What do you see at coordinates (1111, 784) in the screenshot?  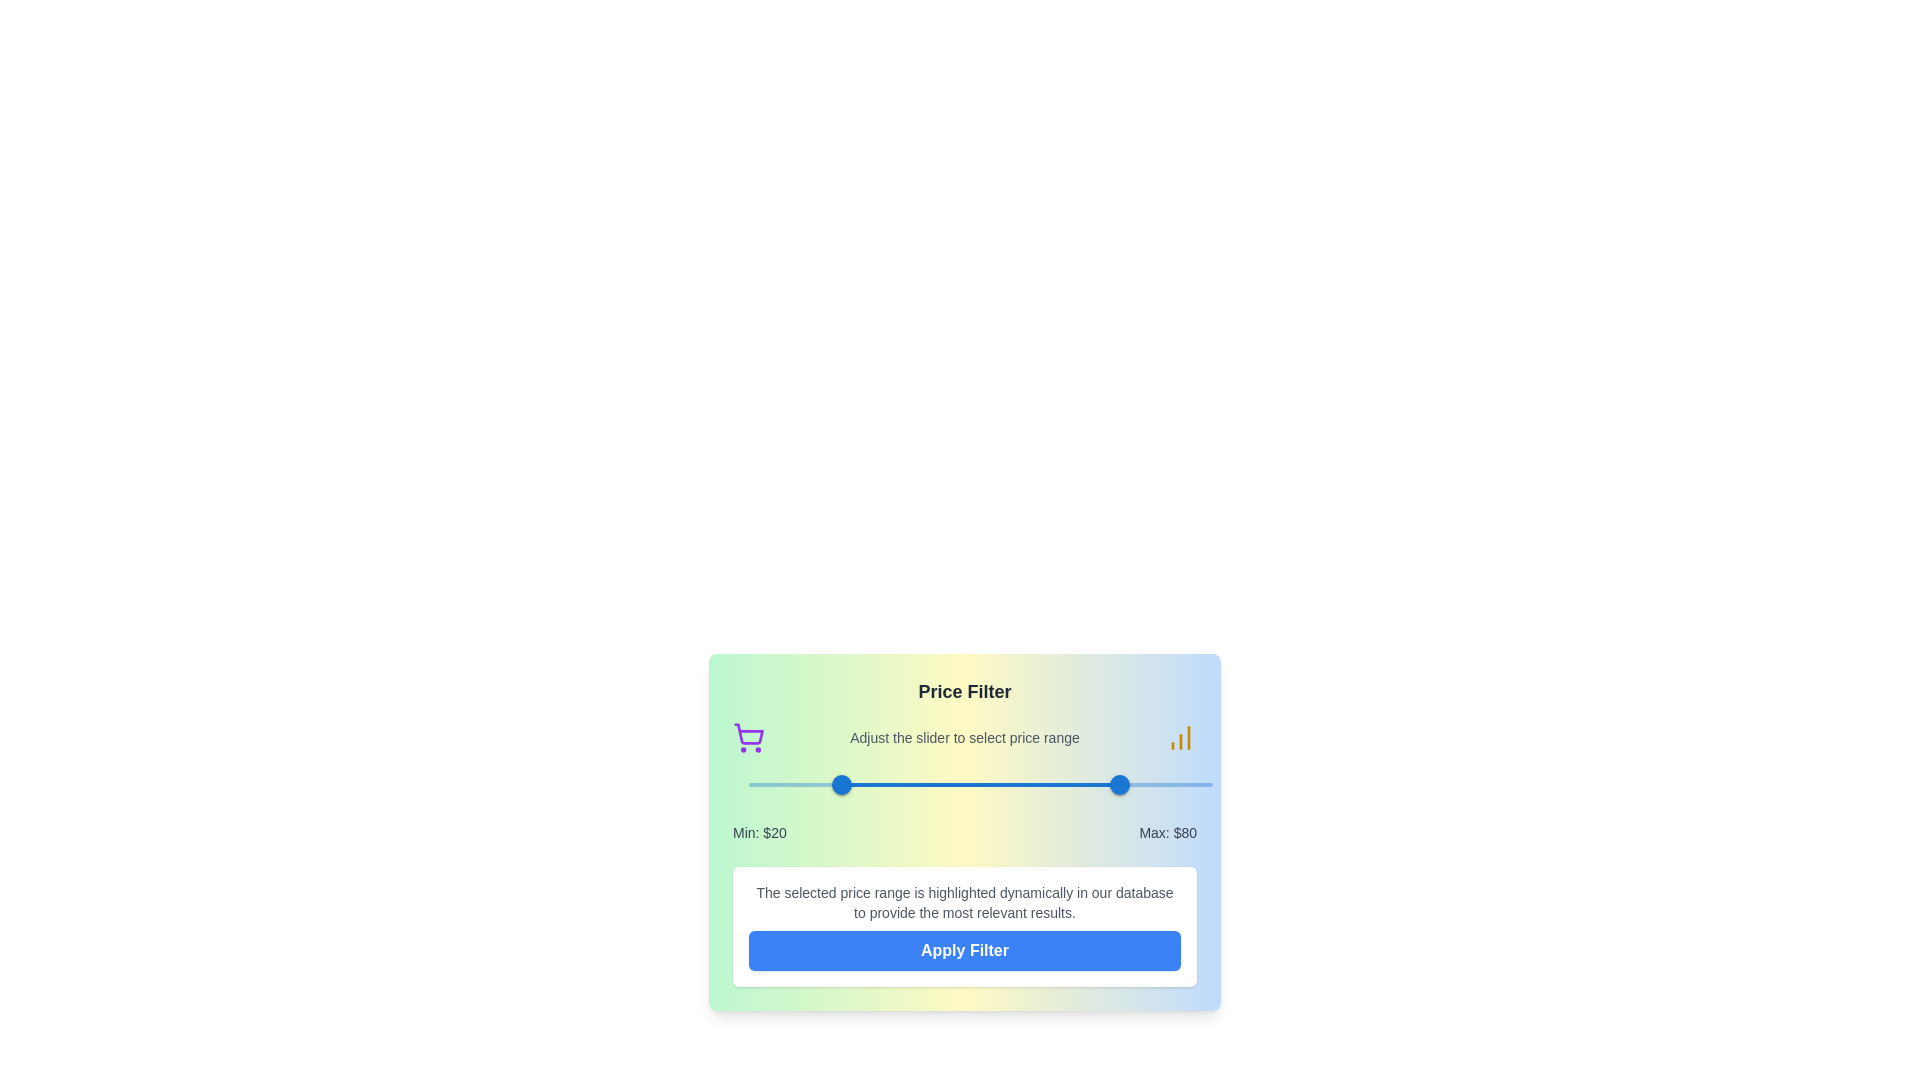 I see `slider value` at bounding box center [1111, 784].